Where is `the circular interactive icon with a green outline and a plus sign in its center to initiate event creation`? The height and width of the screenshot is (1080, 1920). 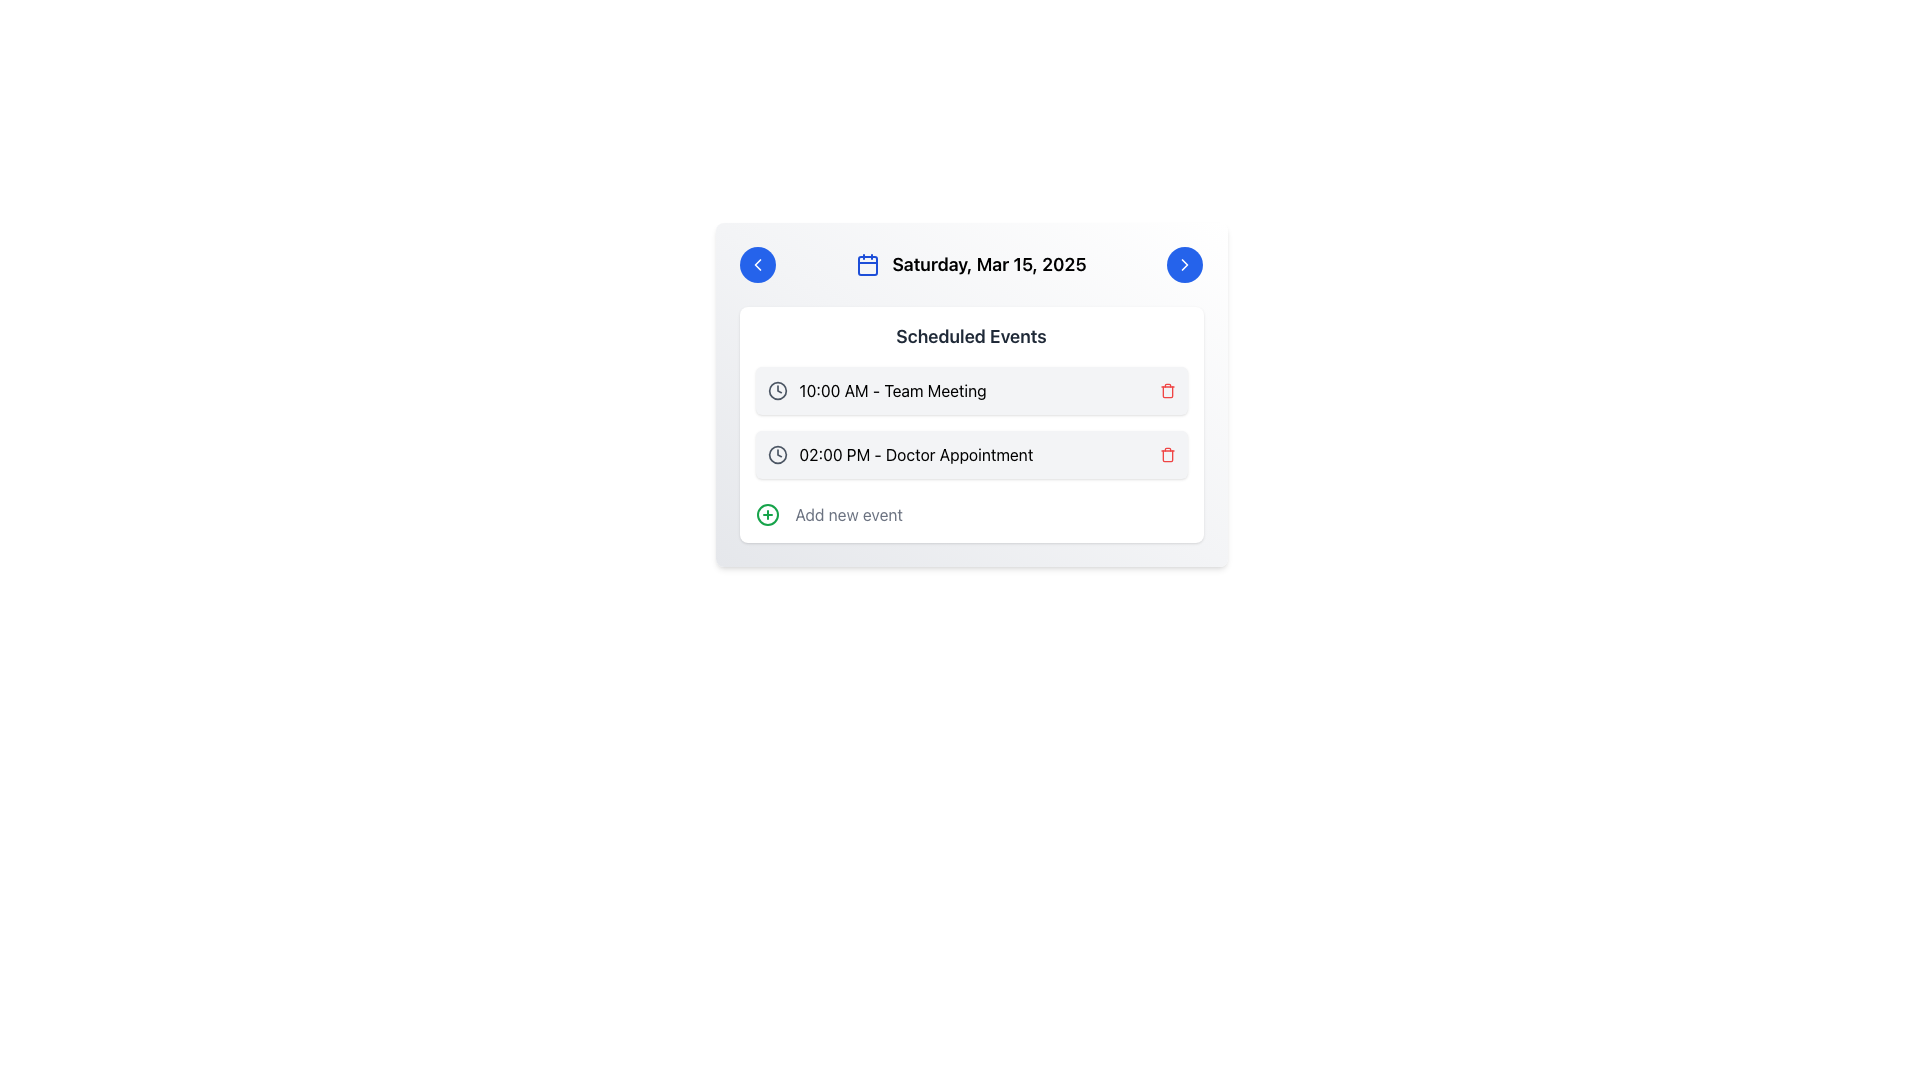 the circular interactive icon with a green outline and a plus sign in its center to initiate event creation is located at coordinates (766, 514).